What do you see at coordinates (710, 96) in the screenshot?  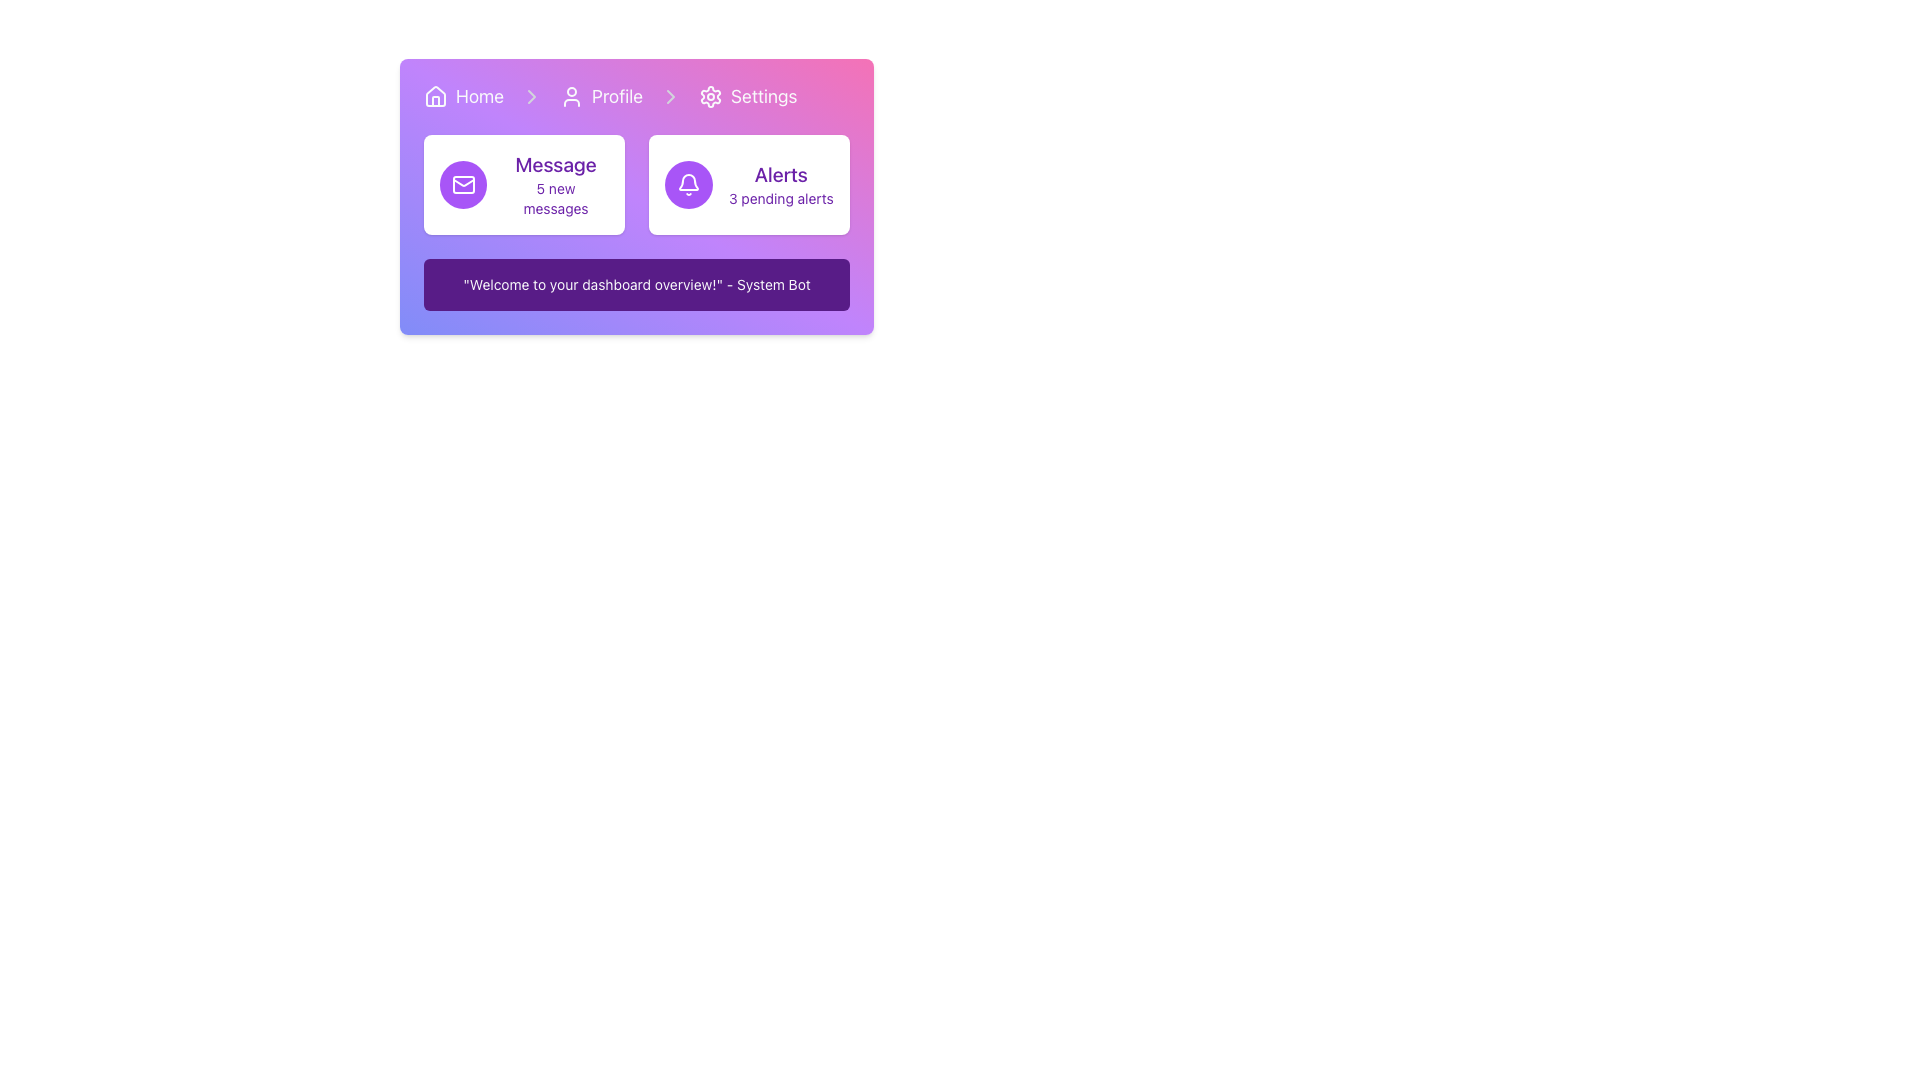 I see `the 'Settings' icon located in the top-right area of the navigation bar` at bounding box center [710, 96].